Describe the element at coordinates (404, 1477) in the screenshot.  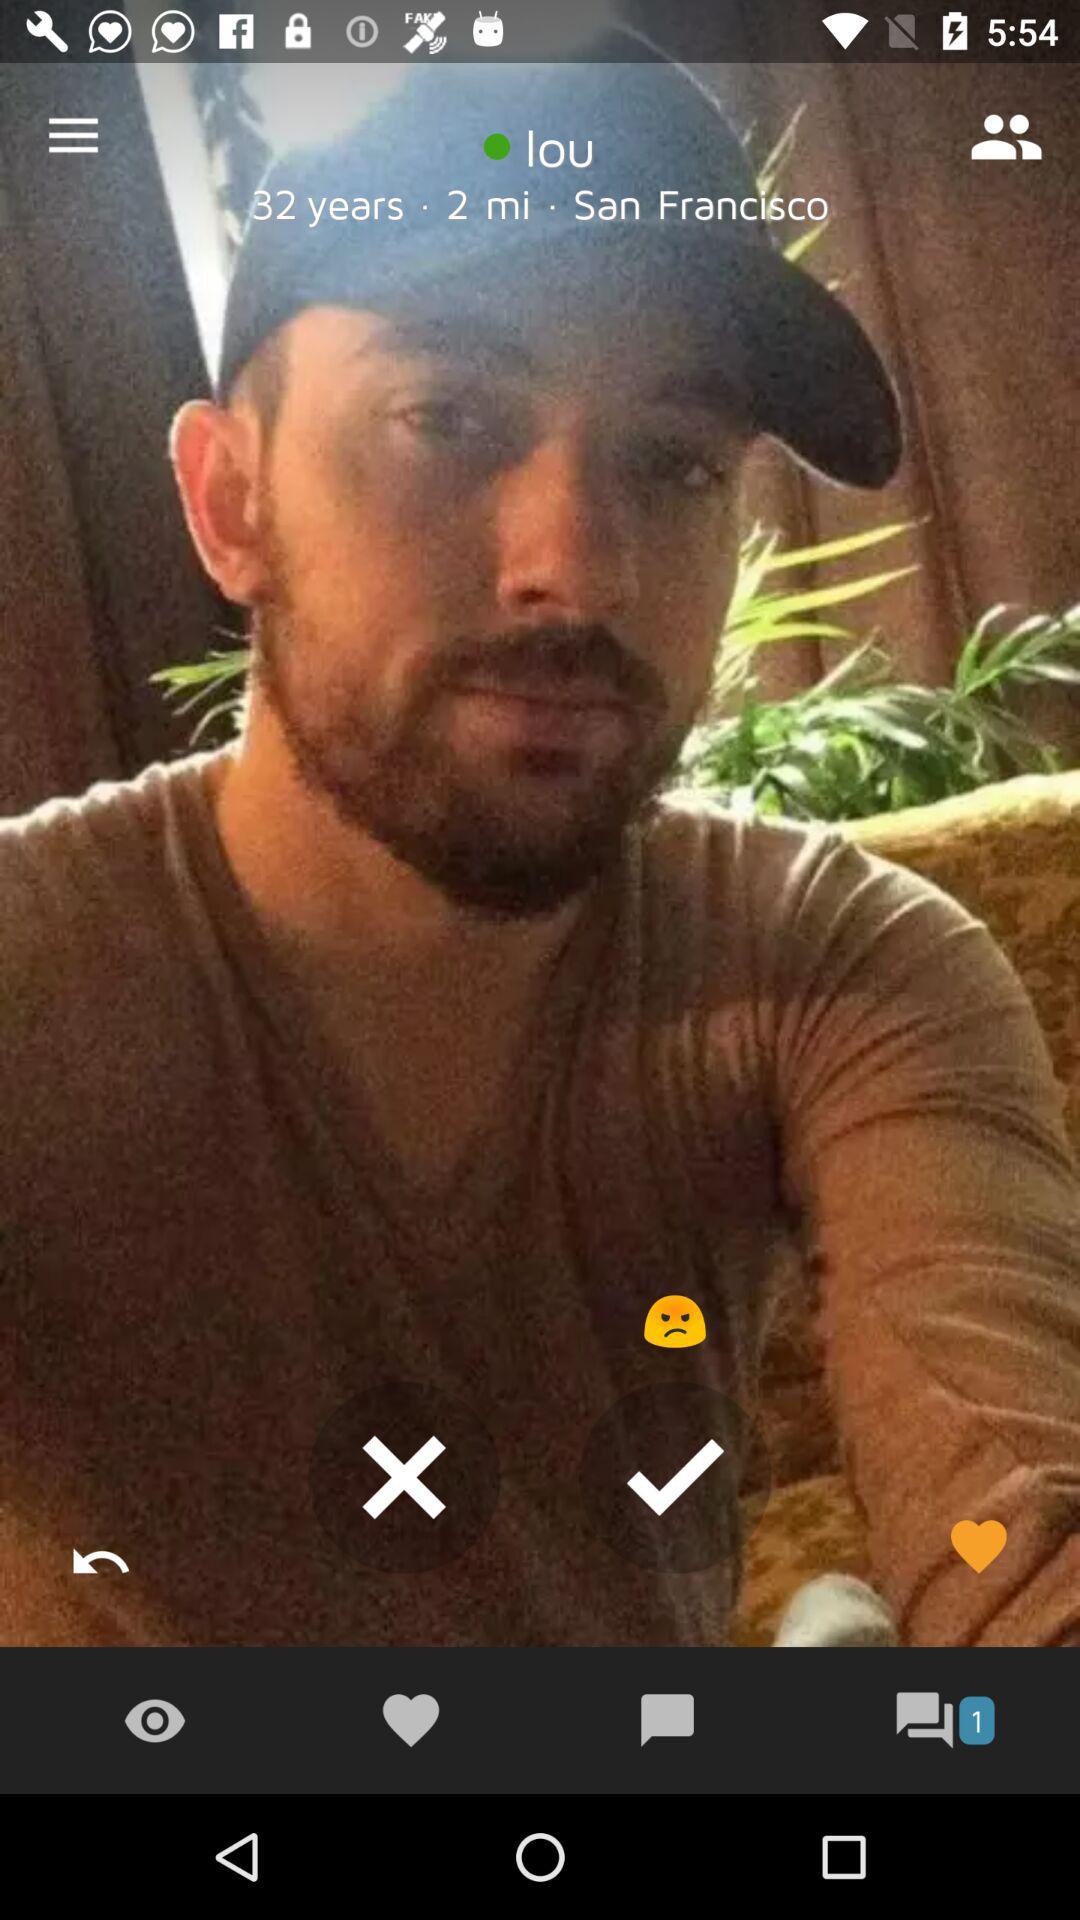
I see `the close icon` at that location.